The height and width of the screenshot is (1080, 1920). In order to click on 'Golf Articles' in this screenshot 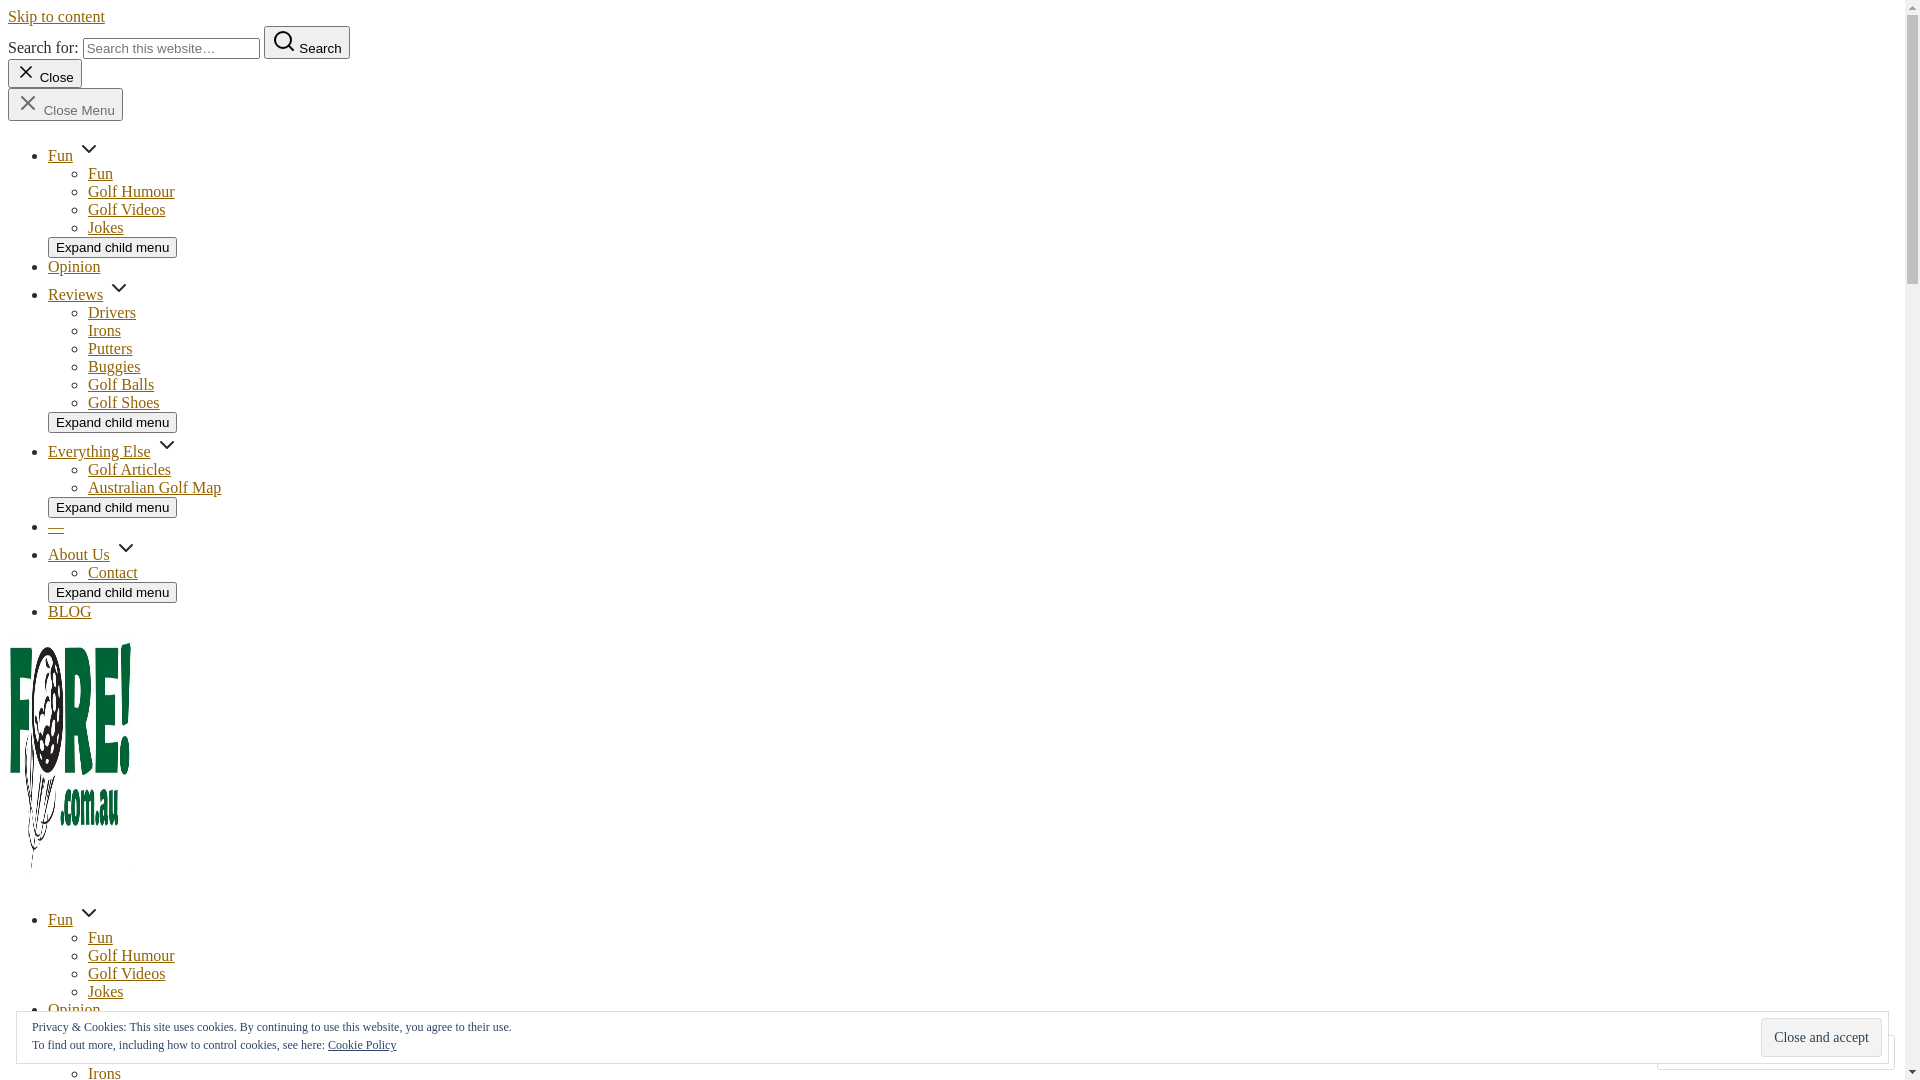, I will do `click(128, 469)`.